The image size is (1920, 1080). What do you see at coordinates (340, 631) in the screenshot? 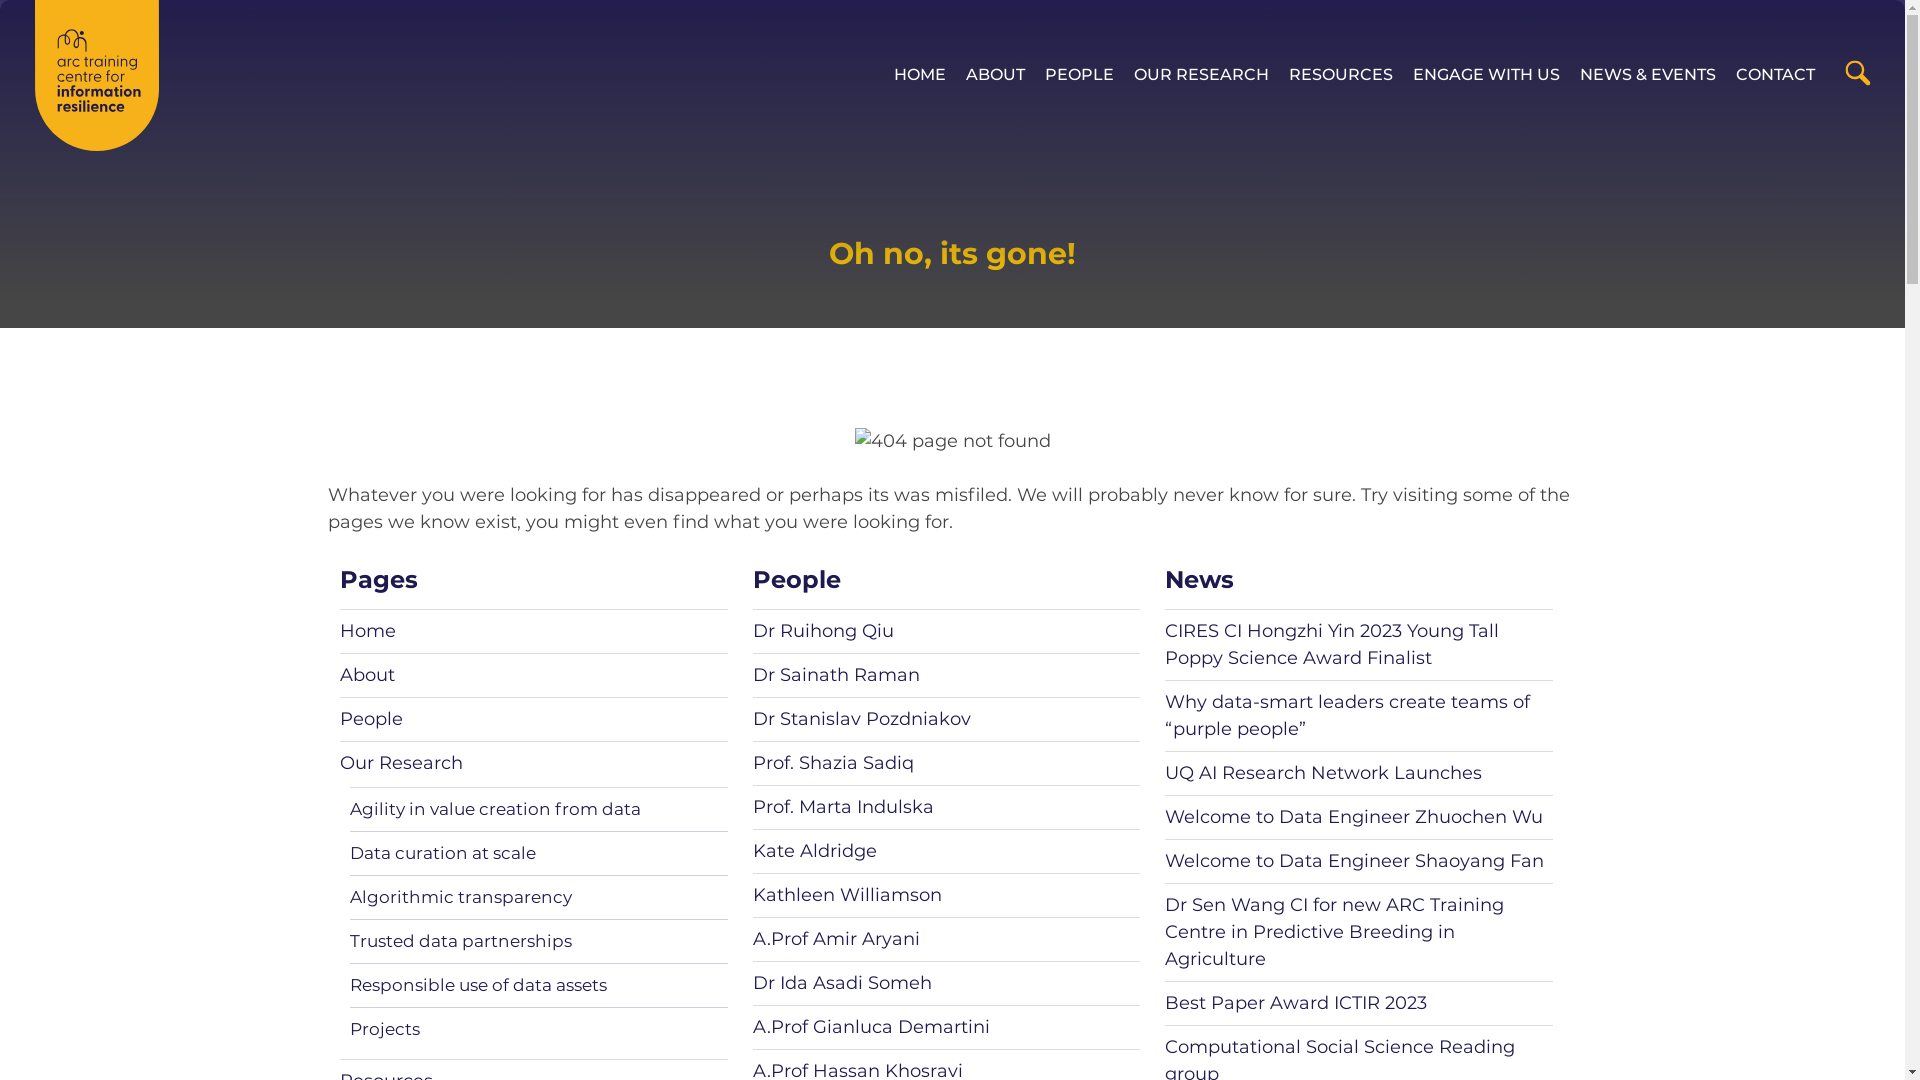
I see `'Home'` at bounding box center [340, 631].